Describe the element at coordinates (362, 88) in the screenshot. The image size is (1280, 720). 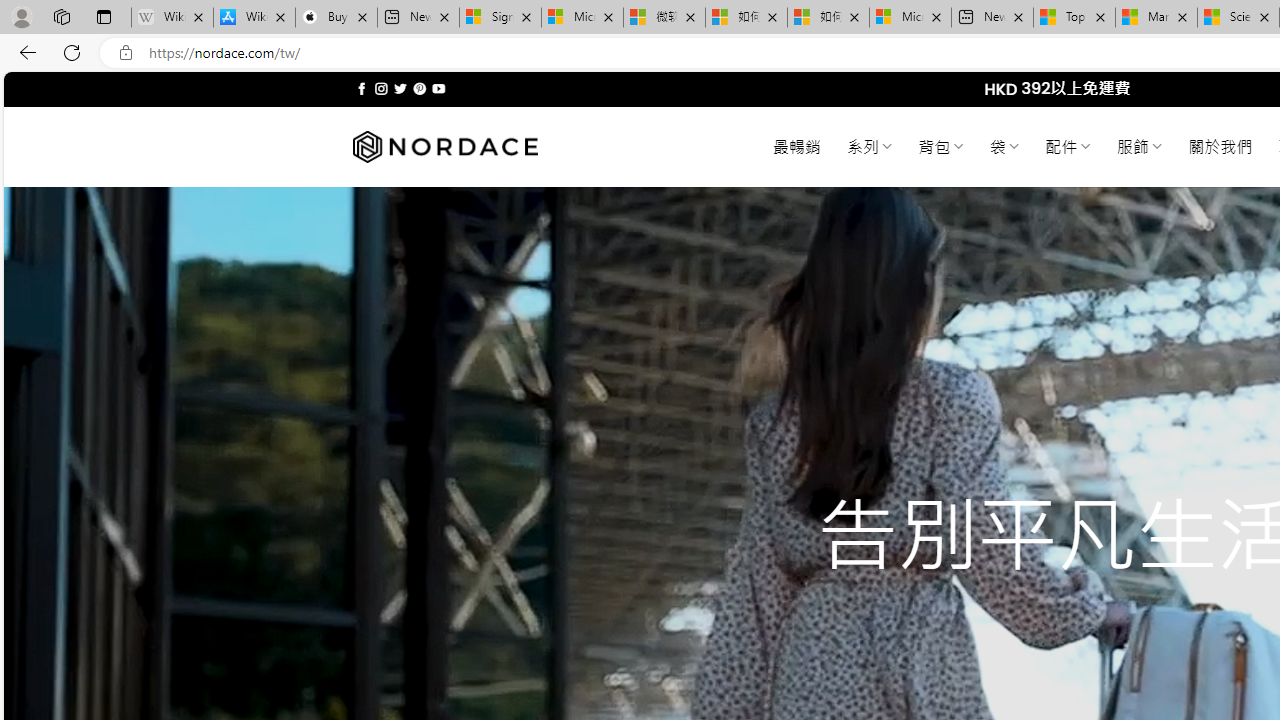
I see `'Follow on Facebook'` at that location.